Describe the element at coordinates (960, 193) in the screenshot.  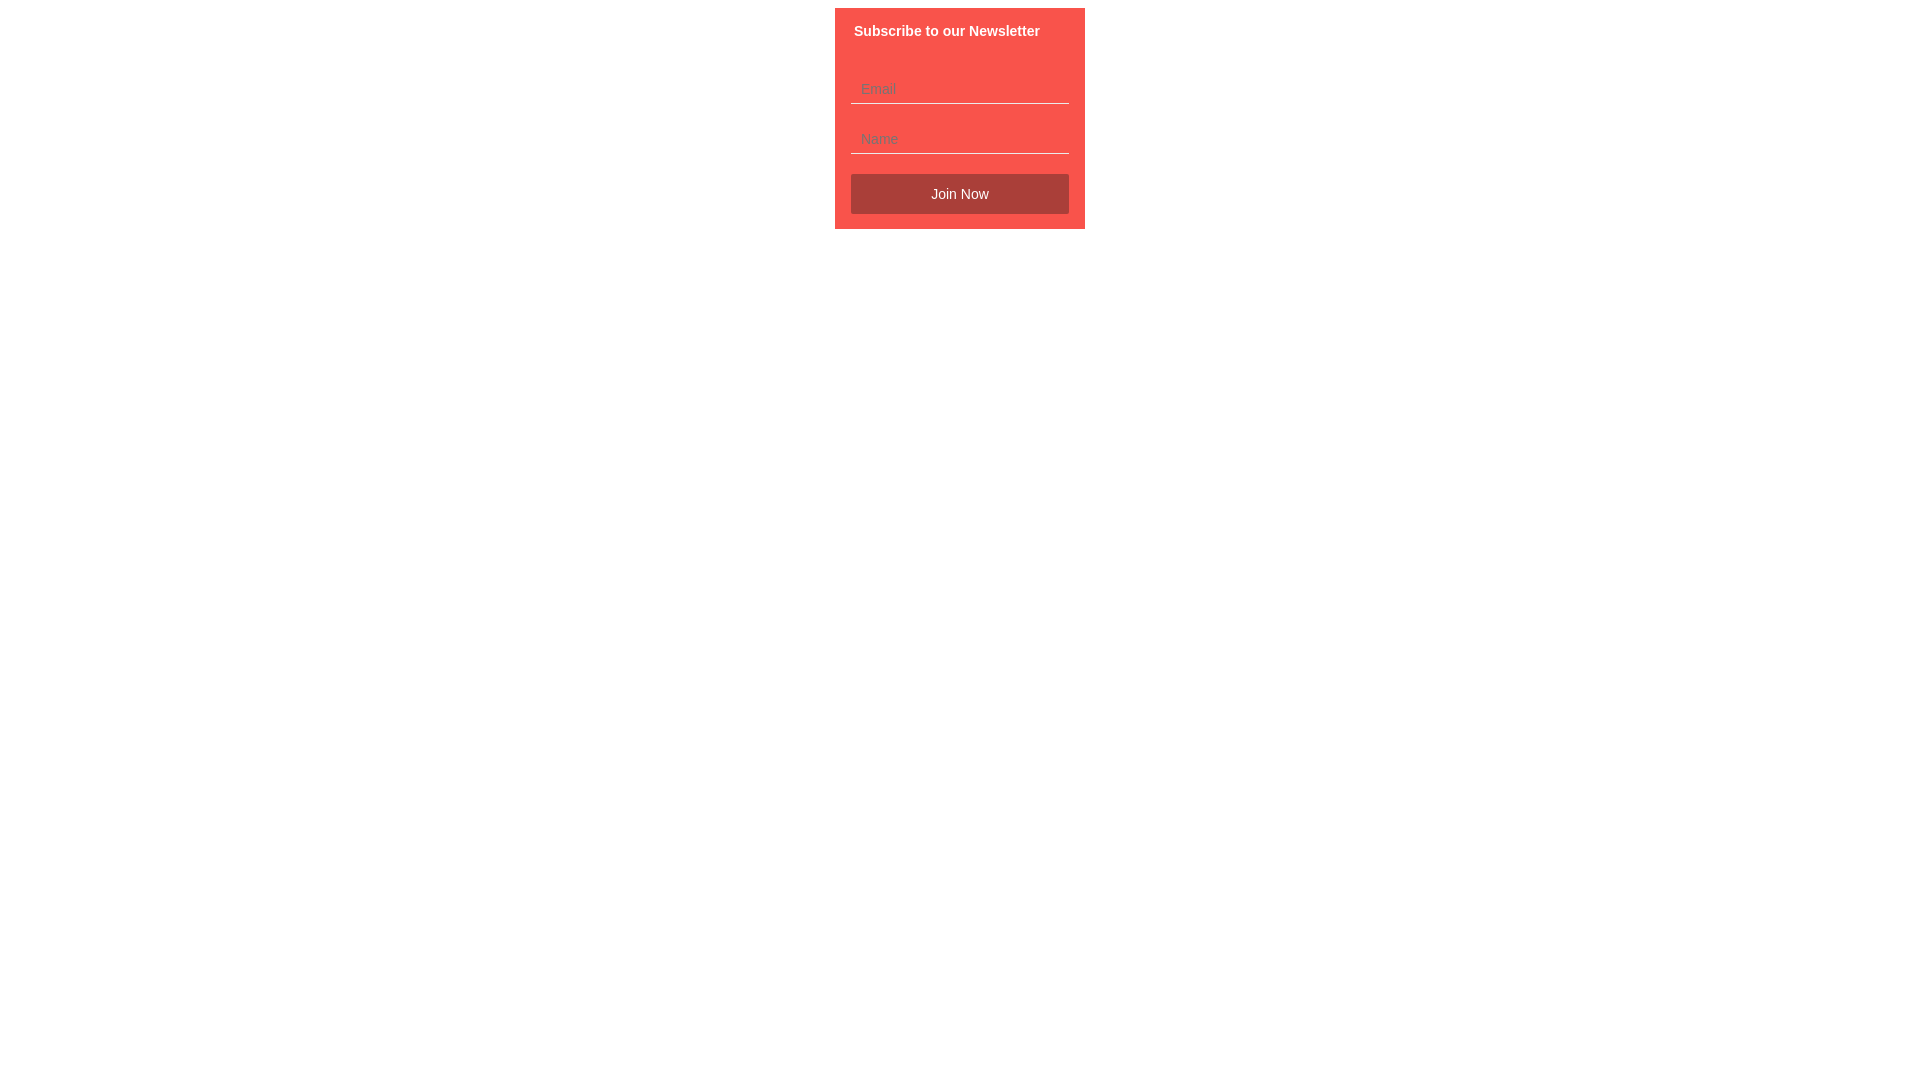
I see `'Join Now'` at that location.